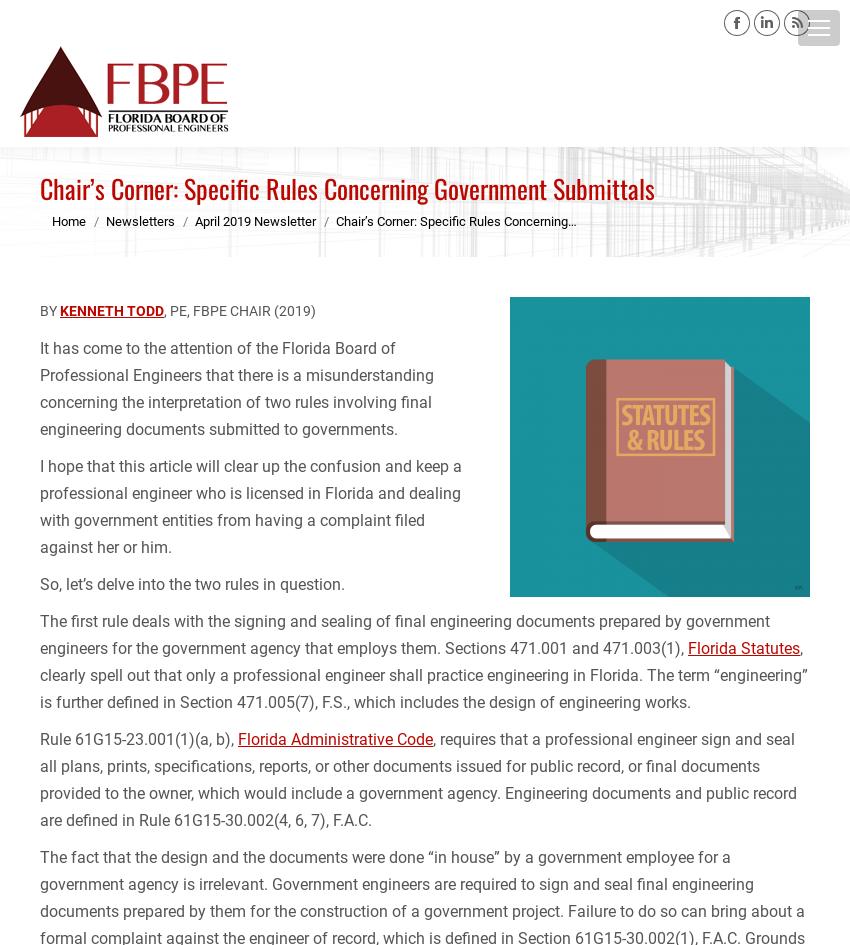  Describe the element at coordinates (423, 675) in the screenshot. I see `', clearly spell out that only a professional engineer shall practice engineering in Florida. The term “engineering” is further defined in Section 471.005(7), F.S., which includes the design of engineering works.'` at that location.